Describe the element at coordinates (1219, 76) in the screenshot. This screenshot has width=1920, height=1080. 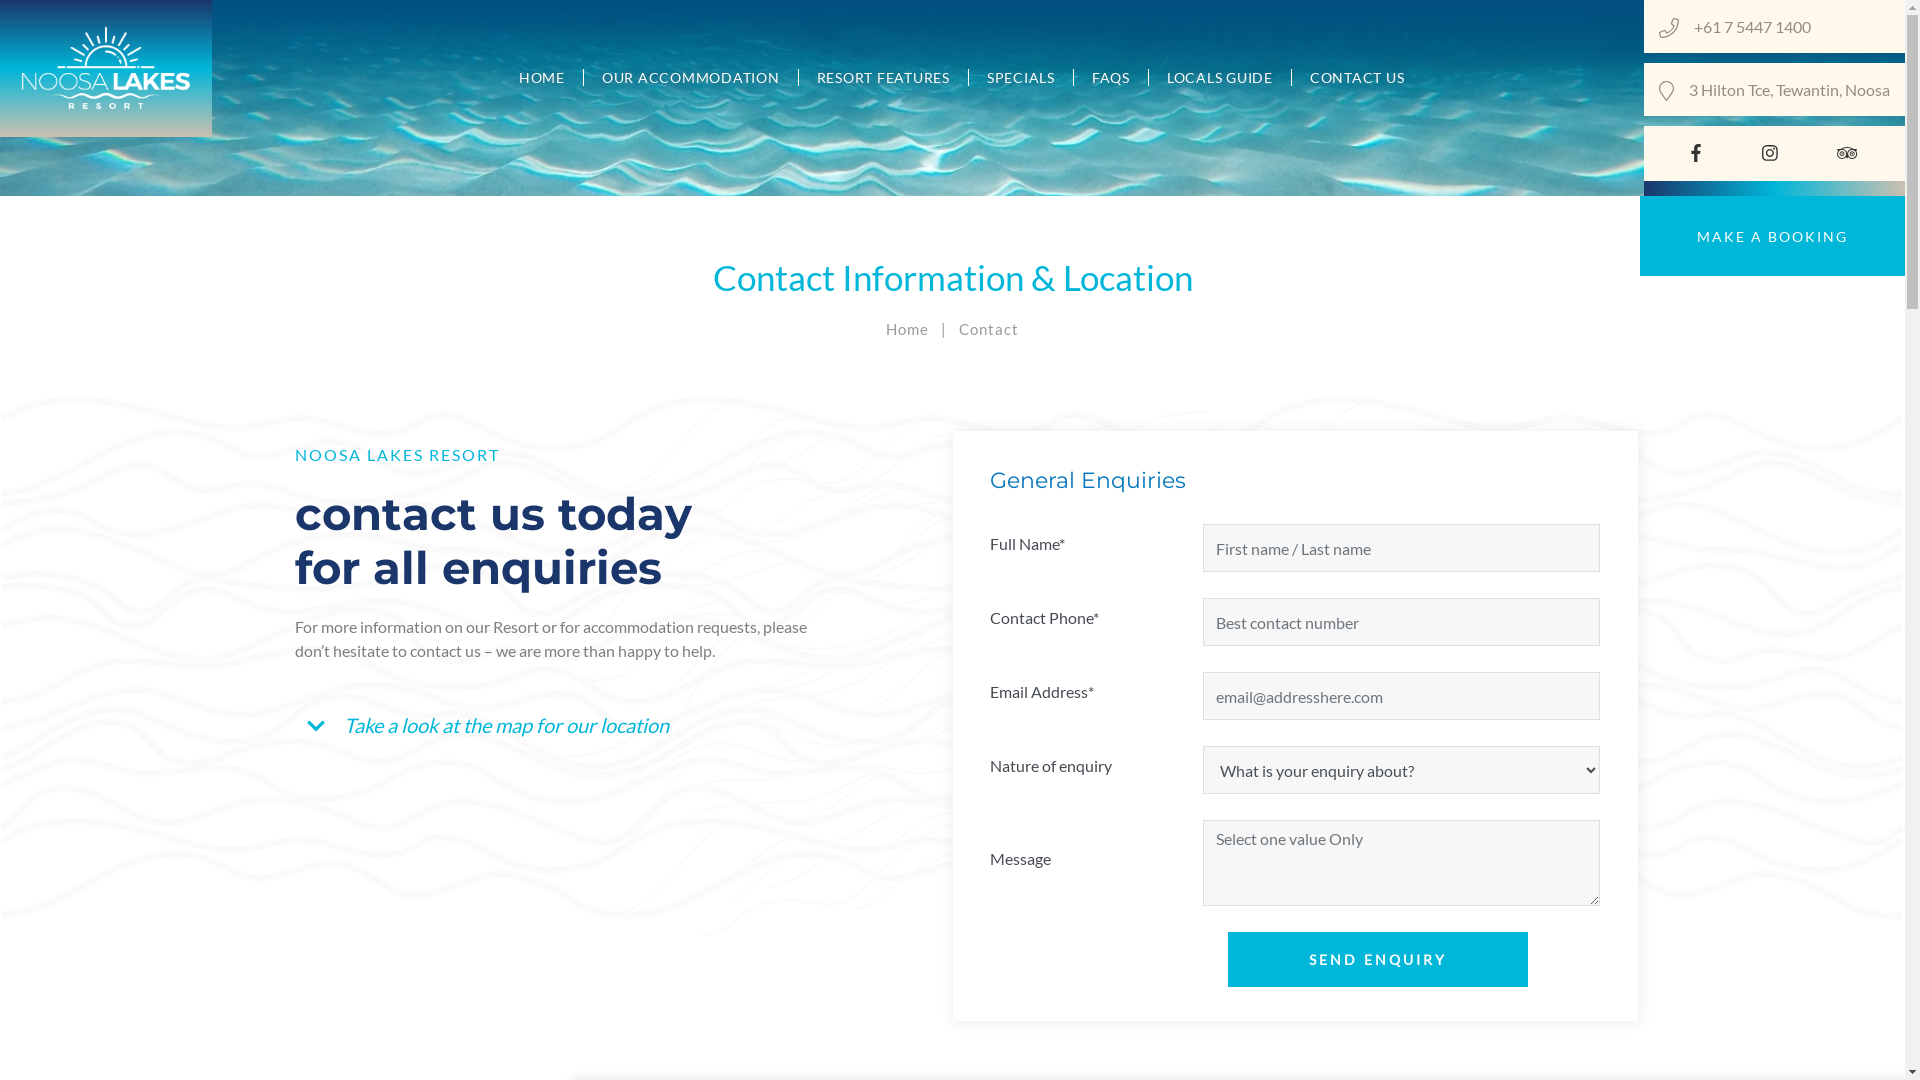
I see `'LOCALS GUIDE'` at that location.